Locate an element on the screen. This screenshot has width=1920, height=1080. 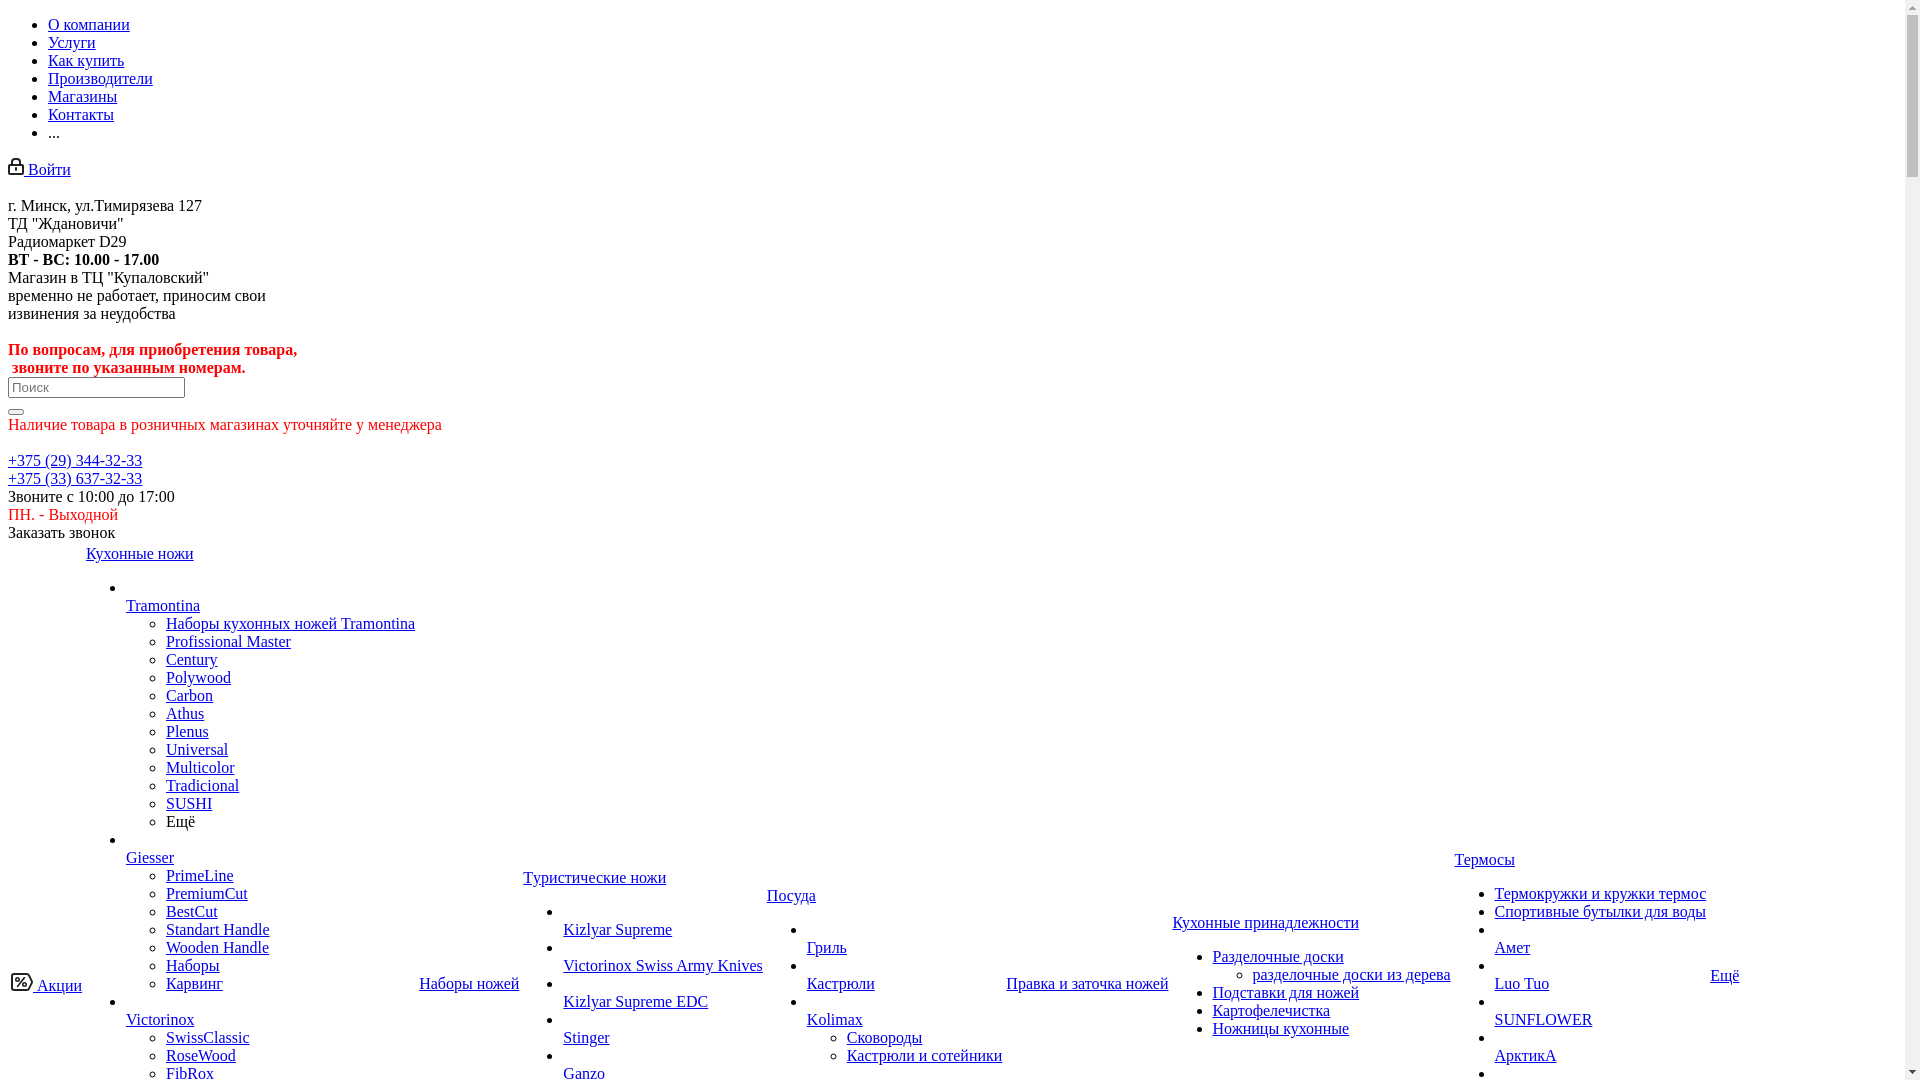
'Kizlyar Supreme' is located at coordinates (616, 929).